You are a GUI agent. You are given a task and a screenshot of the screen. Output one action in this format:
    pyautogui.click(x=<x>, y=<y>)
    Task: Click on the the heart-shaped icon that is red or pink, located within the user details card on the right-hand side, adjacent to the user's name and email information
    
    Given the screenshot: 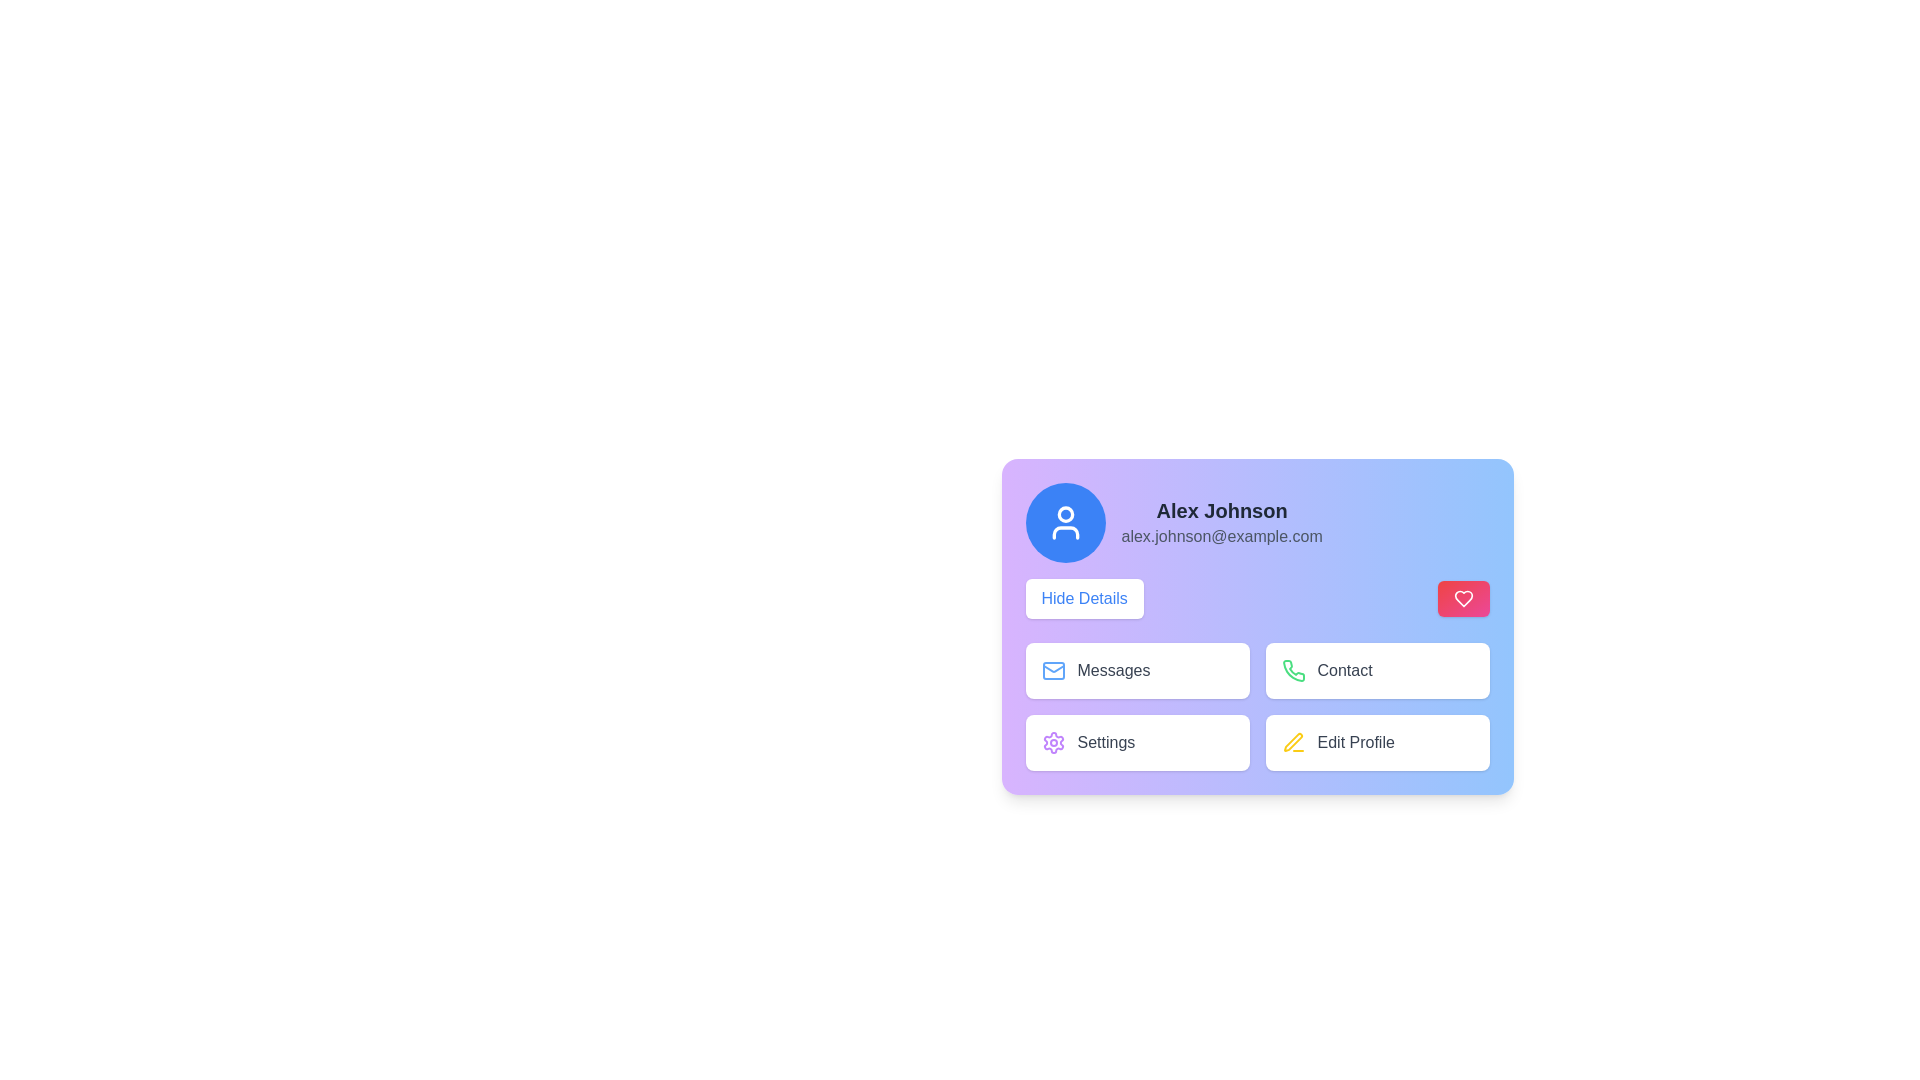 What is the action you would take?
    pyautogui.click(x=1463, y=597)
    